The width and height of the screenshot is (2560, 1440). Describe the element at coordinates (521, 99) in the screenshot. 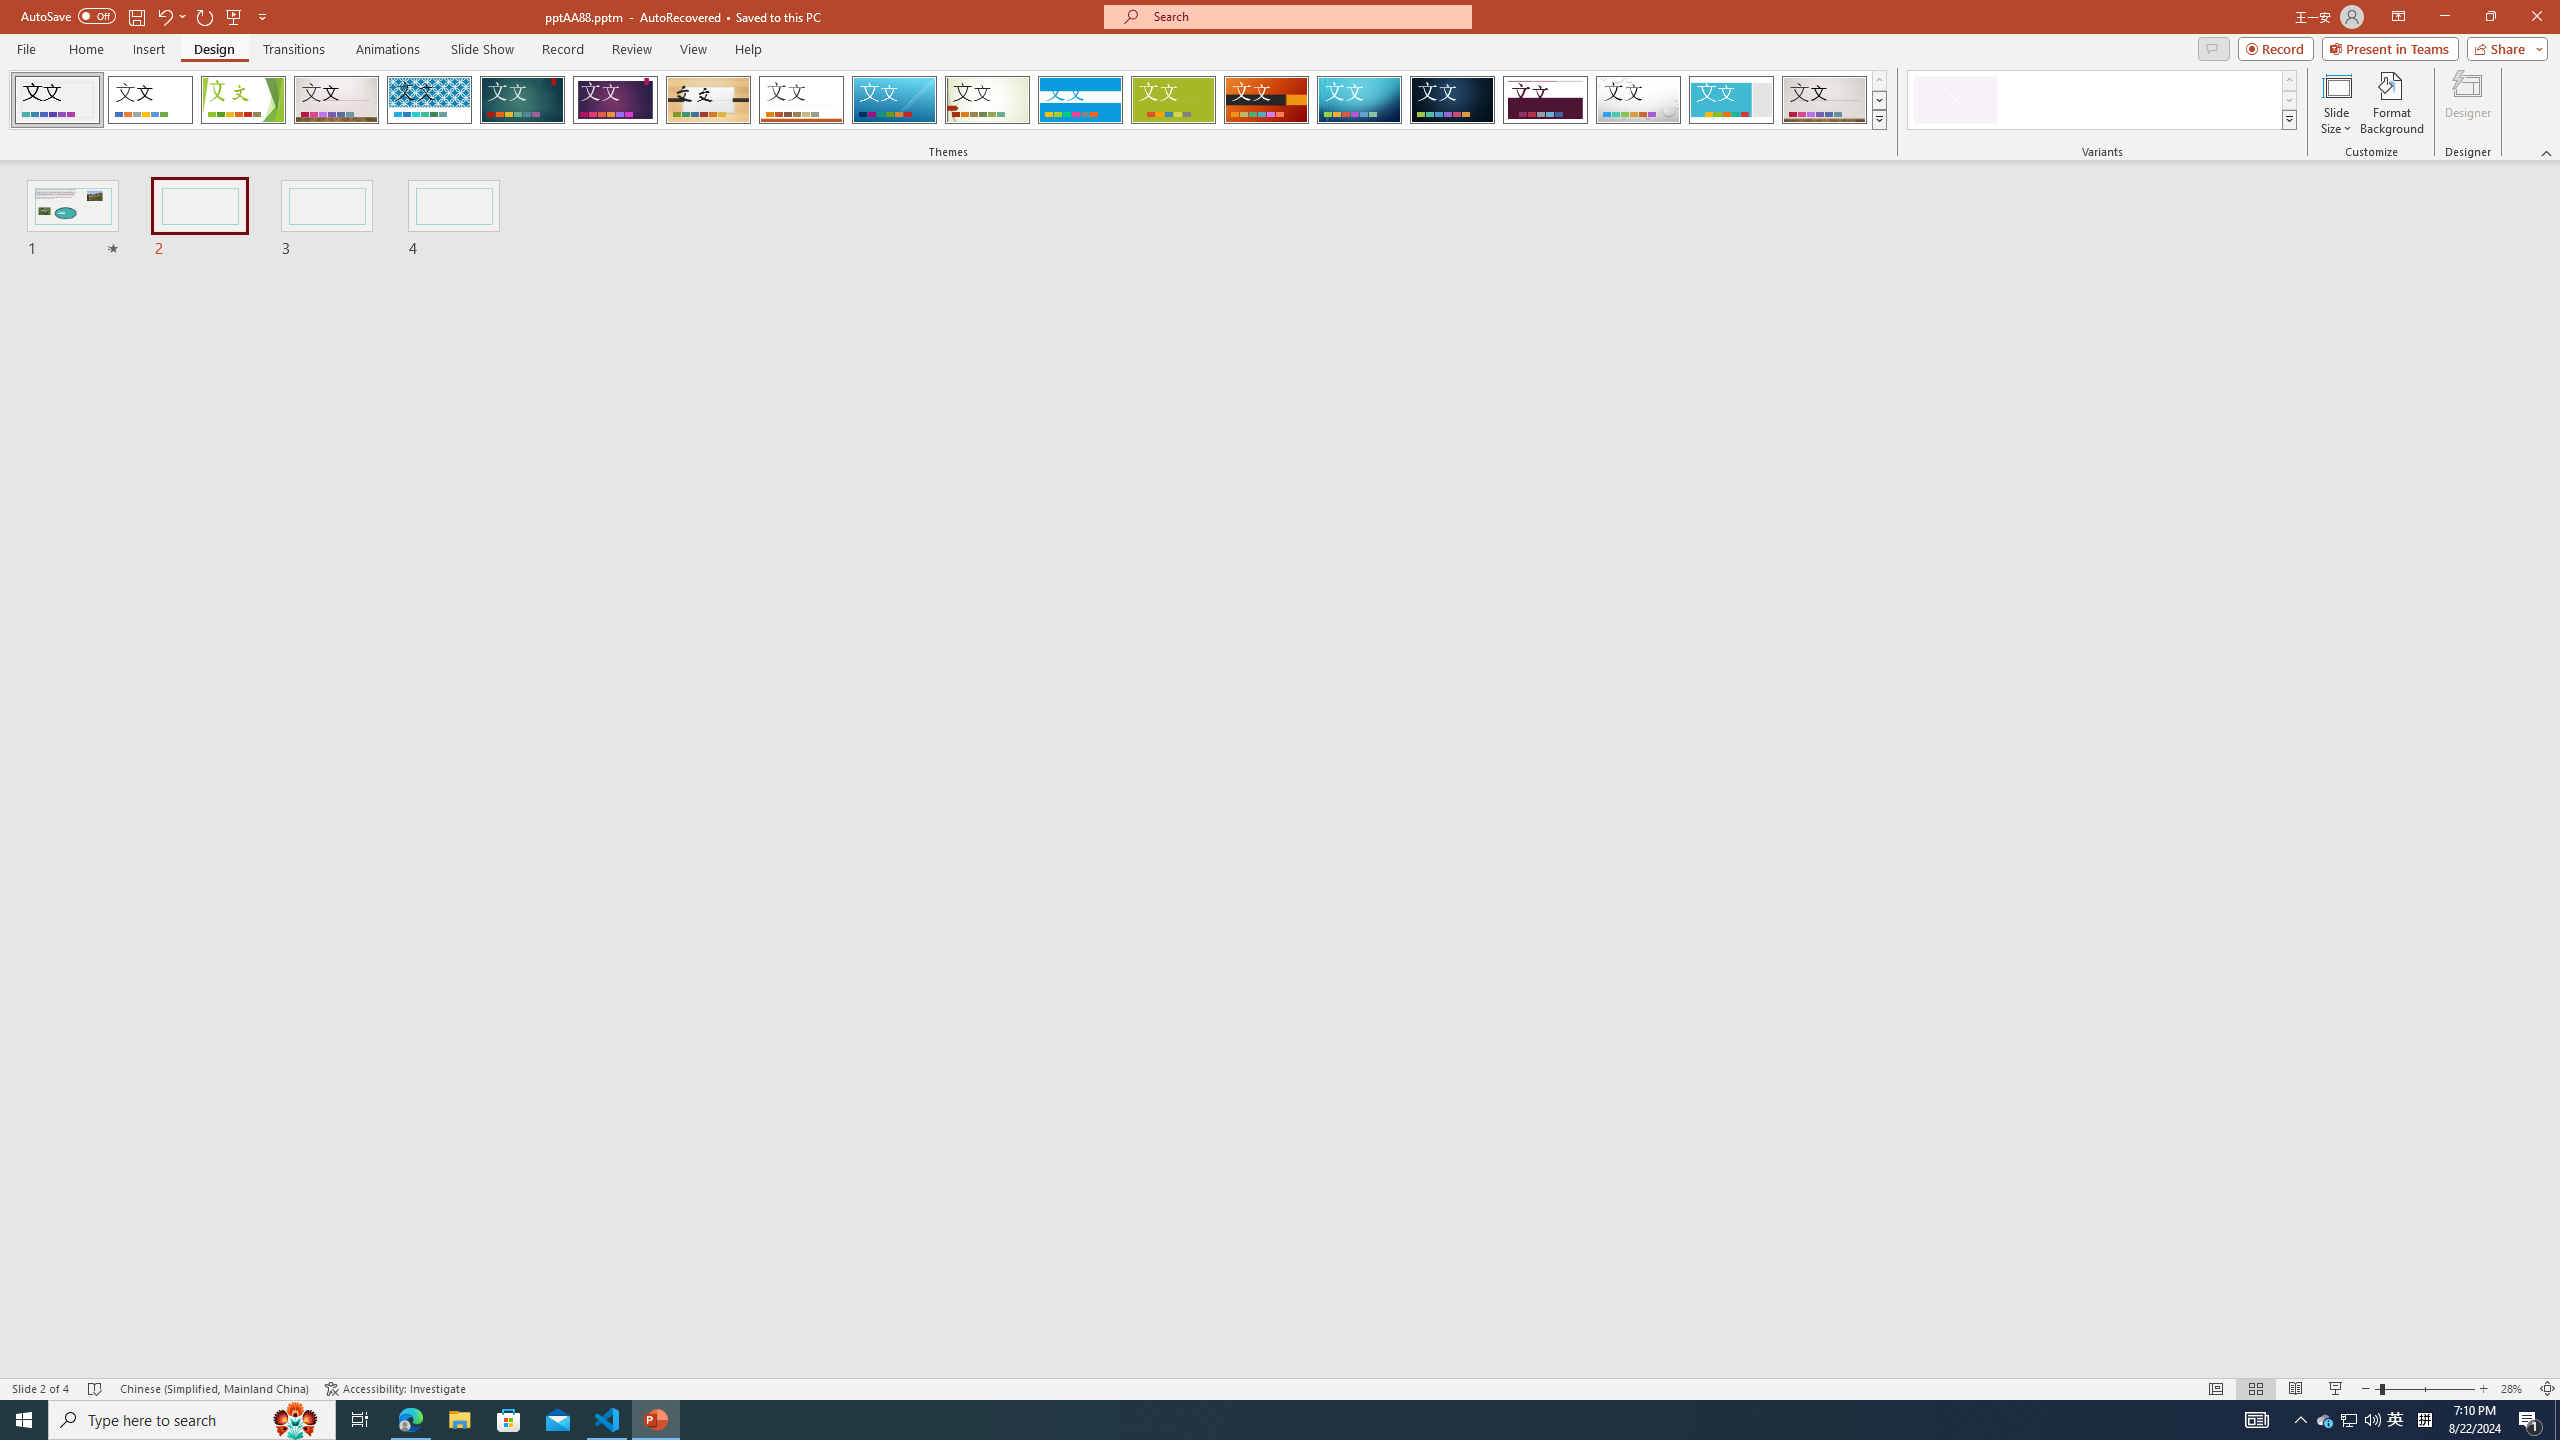

I see `'Ion Loading Preview...'` at that location.